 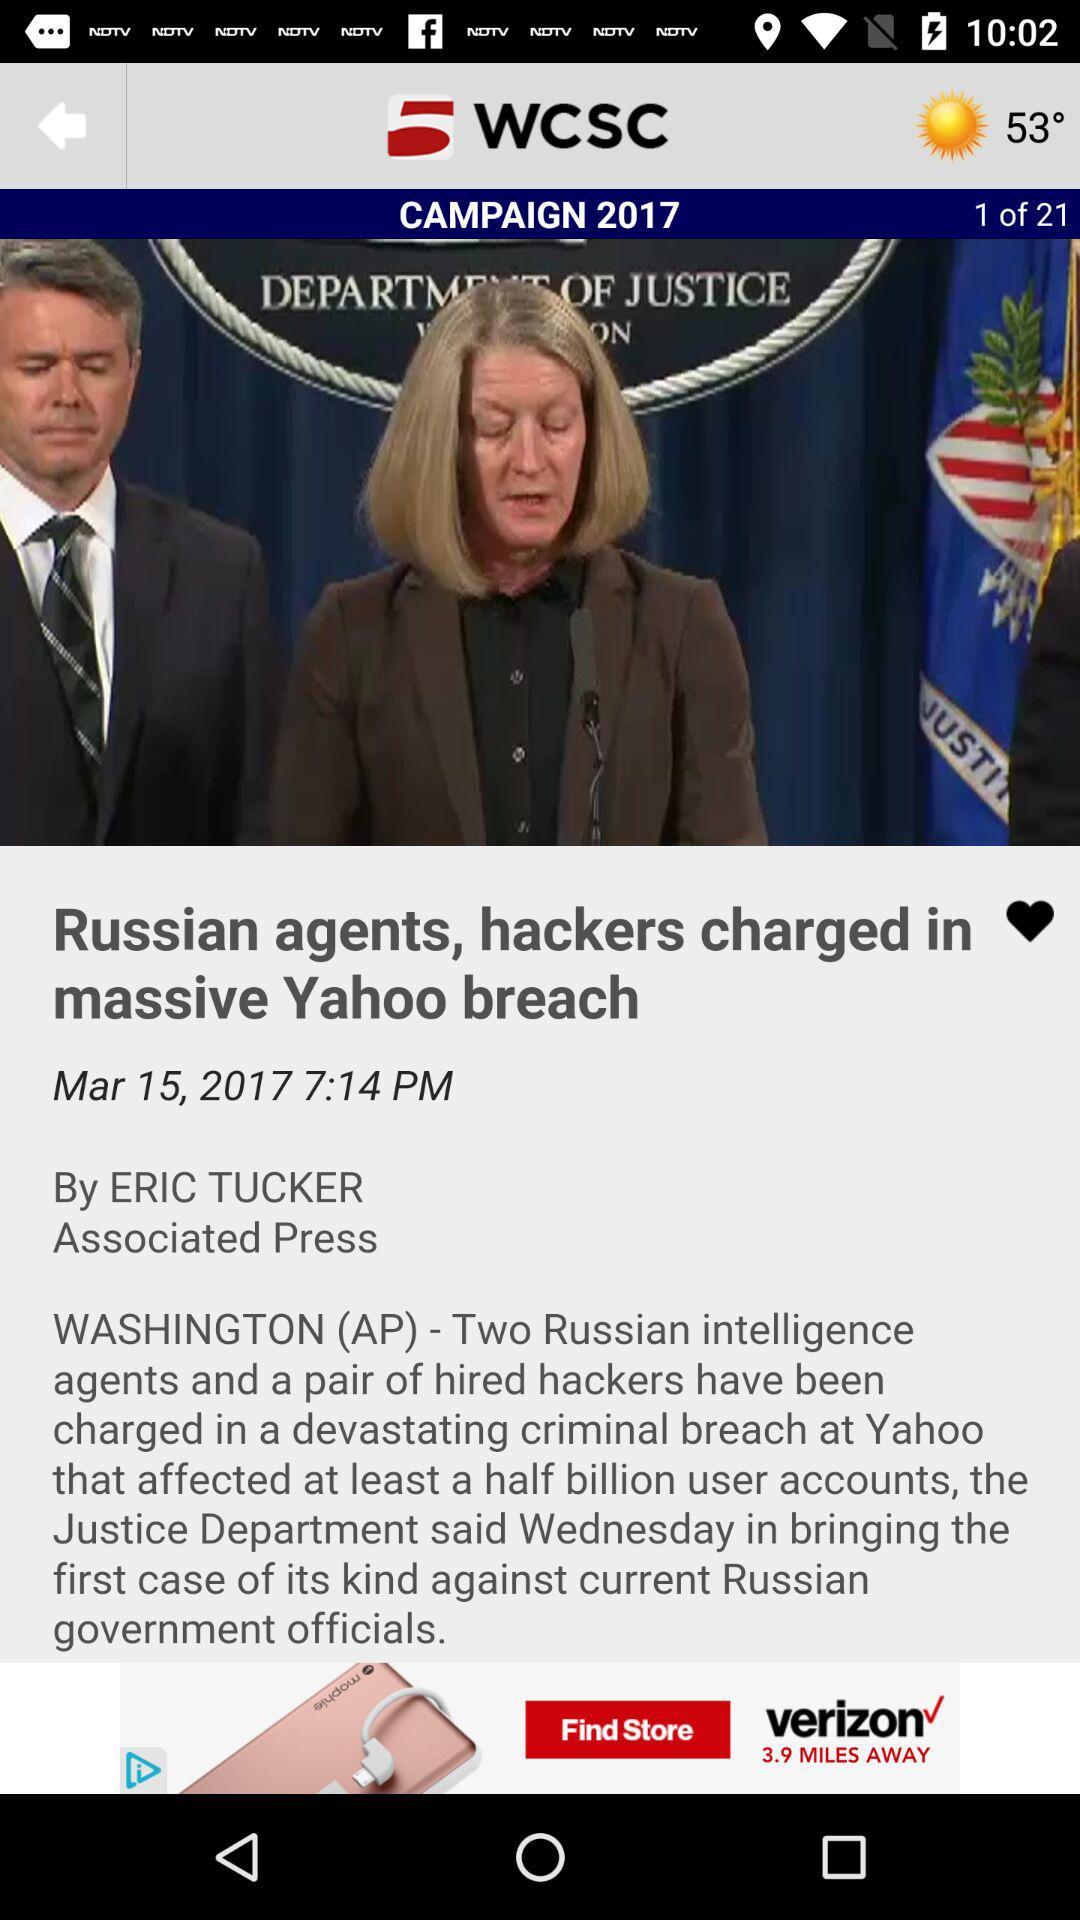 I want to click on main page, so click(x=540, y=124).